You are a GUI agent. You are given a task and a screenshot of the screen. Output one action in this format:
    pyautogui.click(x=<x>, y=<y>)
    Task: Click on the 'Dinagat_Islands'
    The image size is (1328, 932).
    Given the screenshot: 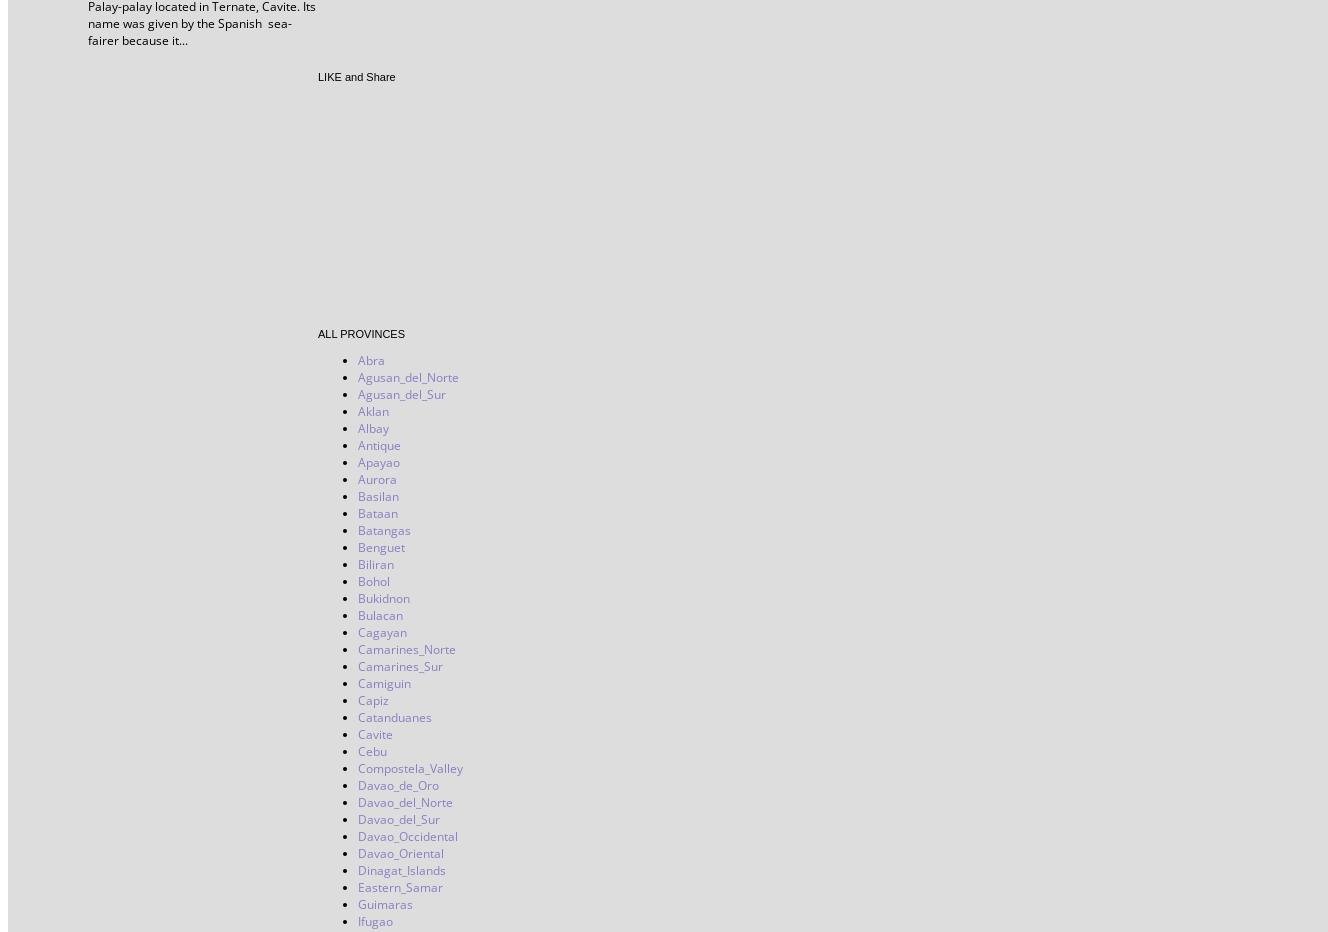 What is the action you would take?
    pyautogui.click(x=357, y=869)
    